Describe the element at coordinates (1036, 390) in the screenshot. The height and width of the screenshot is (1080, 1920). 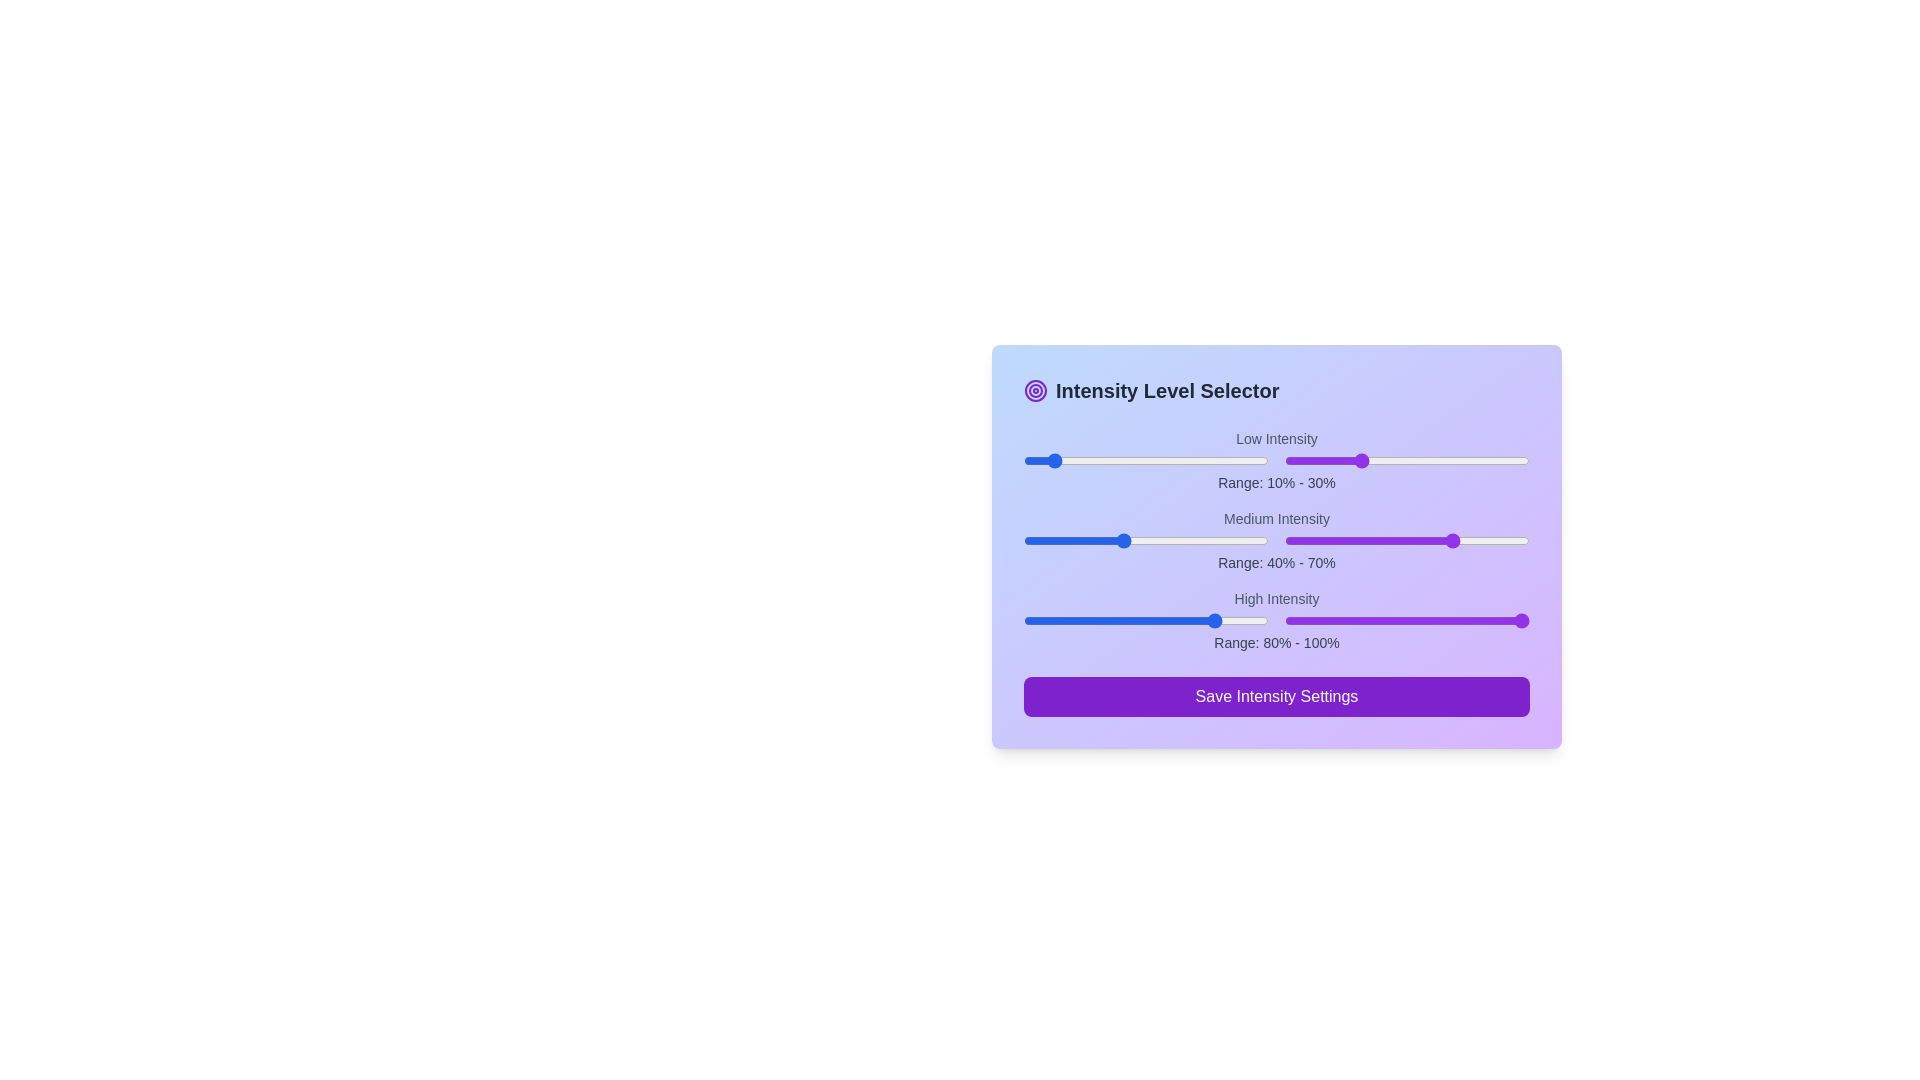
I see `the graphical icon to explore its functionality` at that location.